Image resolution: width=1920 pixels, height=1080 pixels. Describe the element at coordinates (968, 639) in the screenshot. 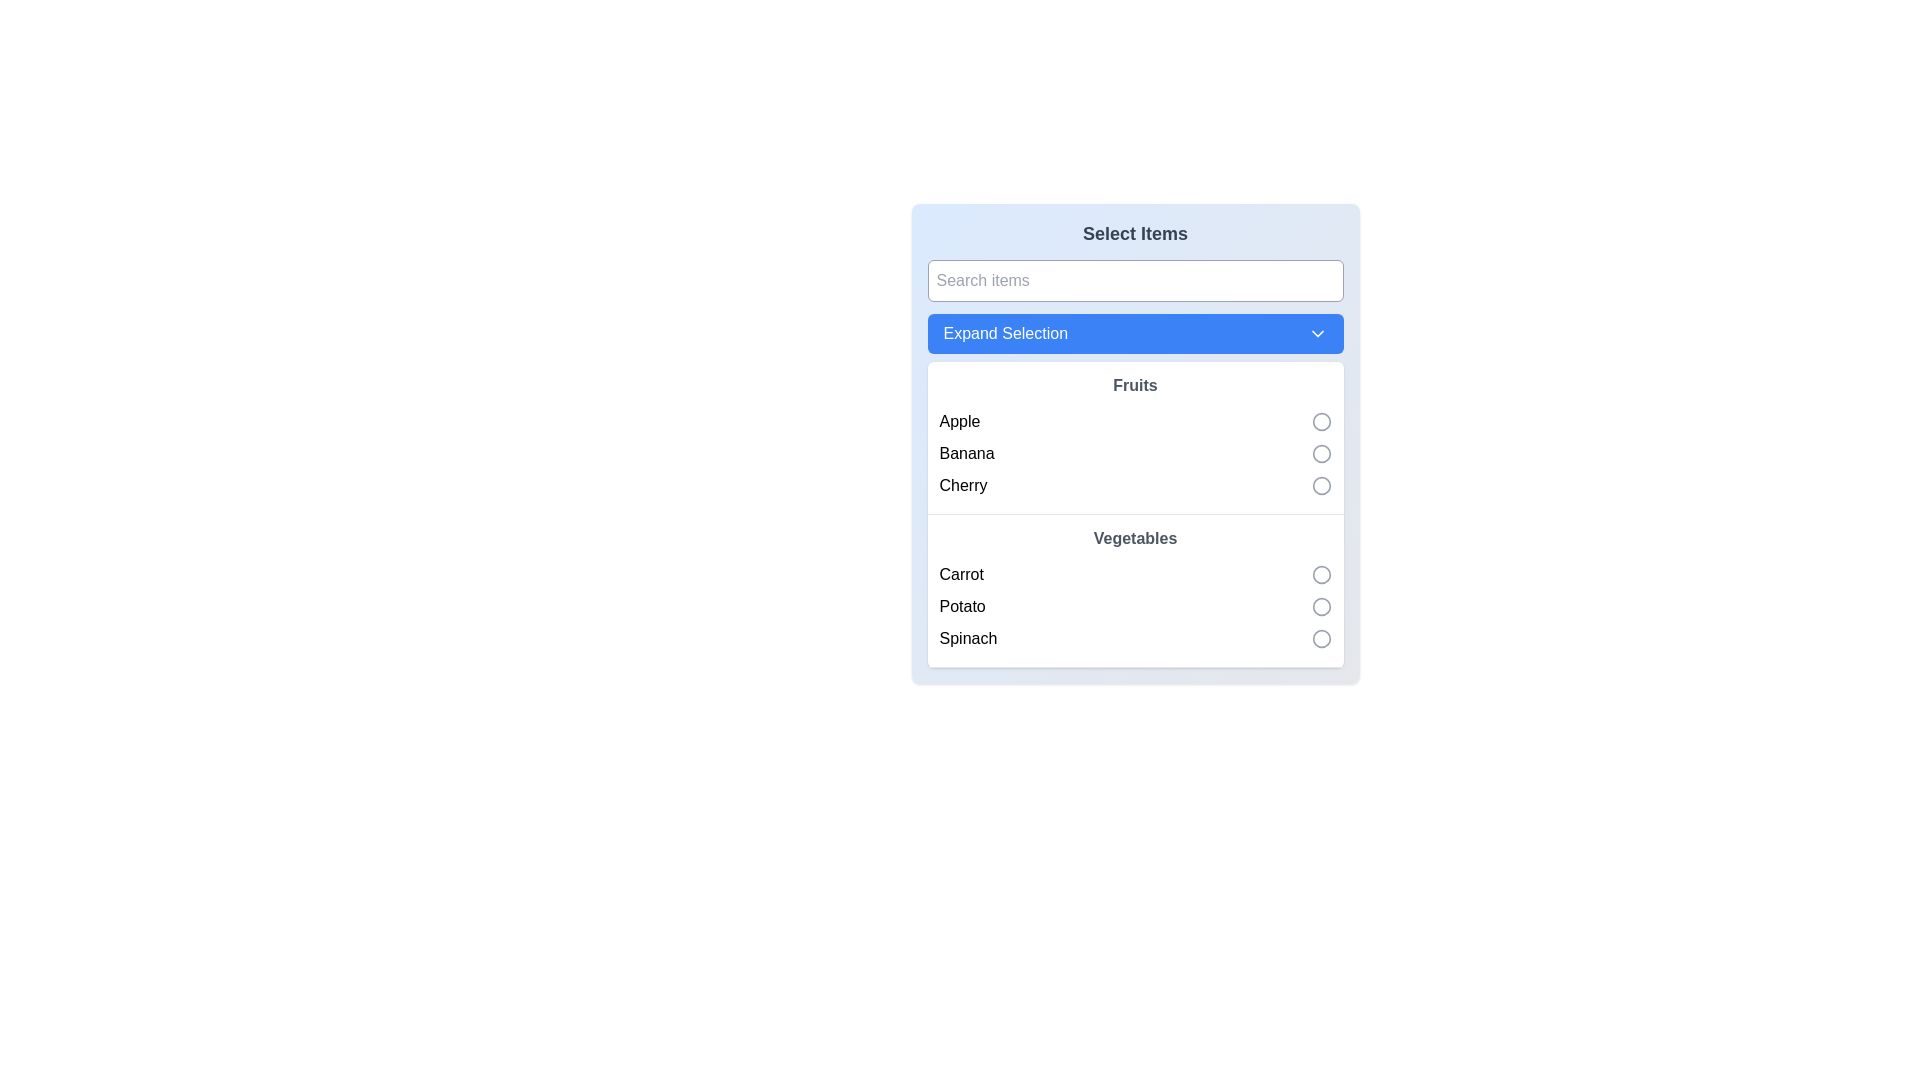

I see `label displaying 'Spinach', which is the third item in the 'Vegetables' section of the list` at that location.